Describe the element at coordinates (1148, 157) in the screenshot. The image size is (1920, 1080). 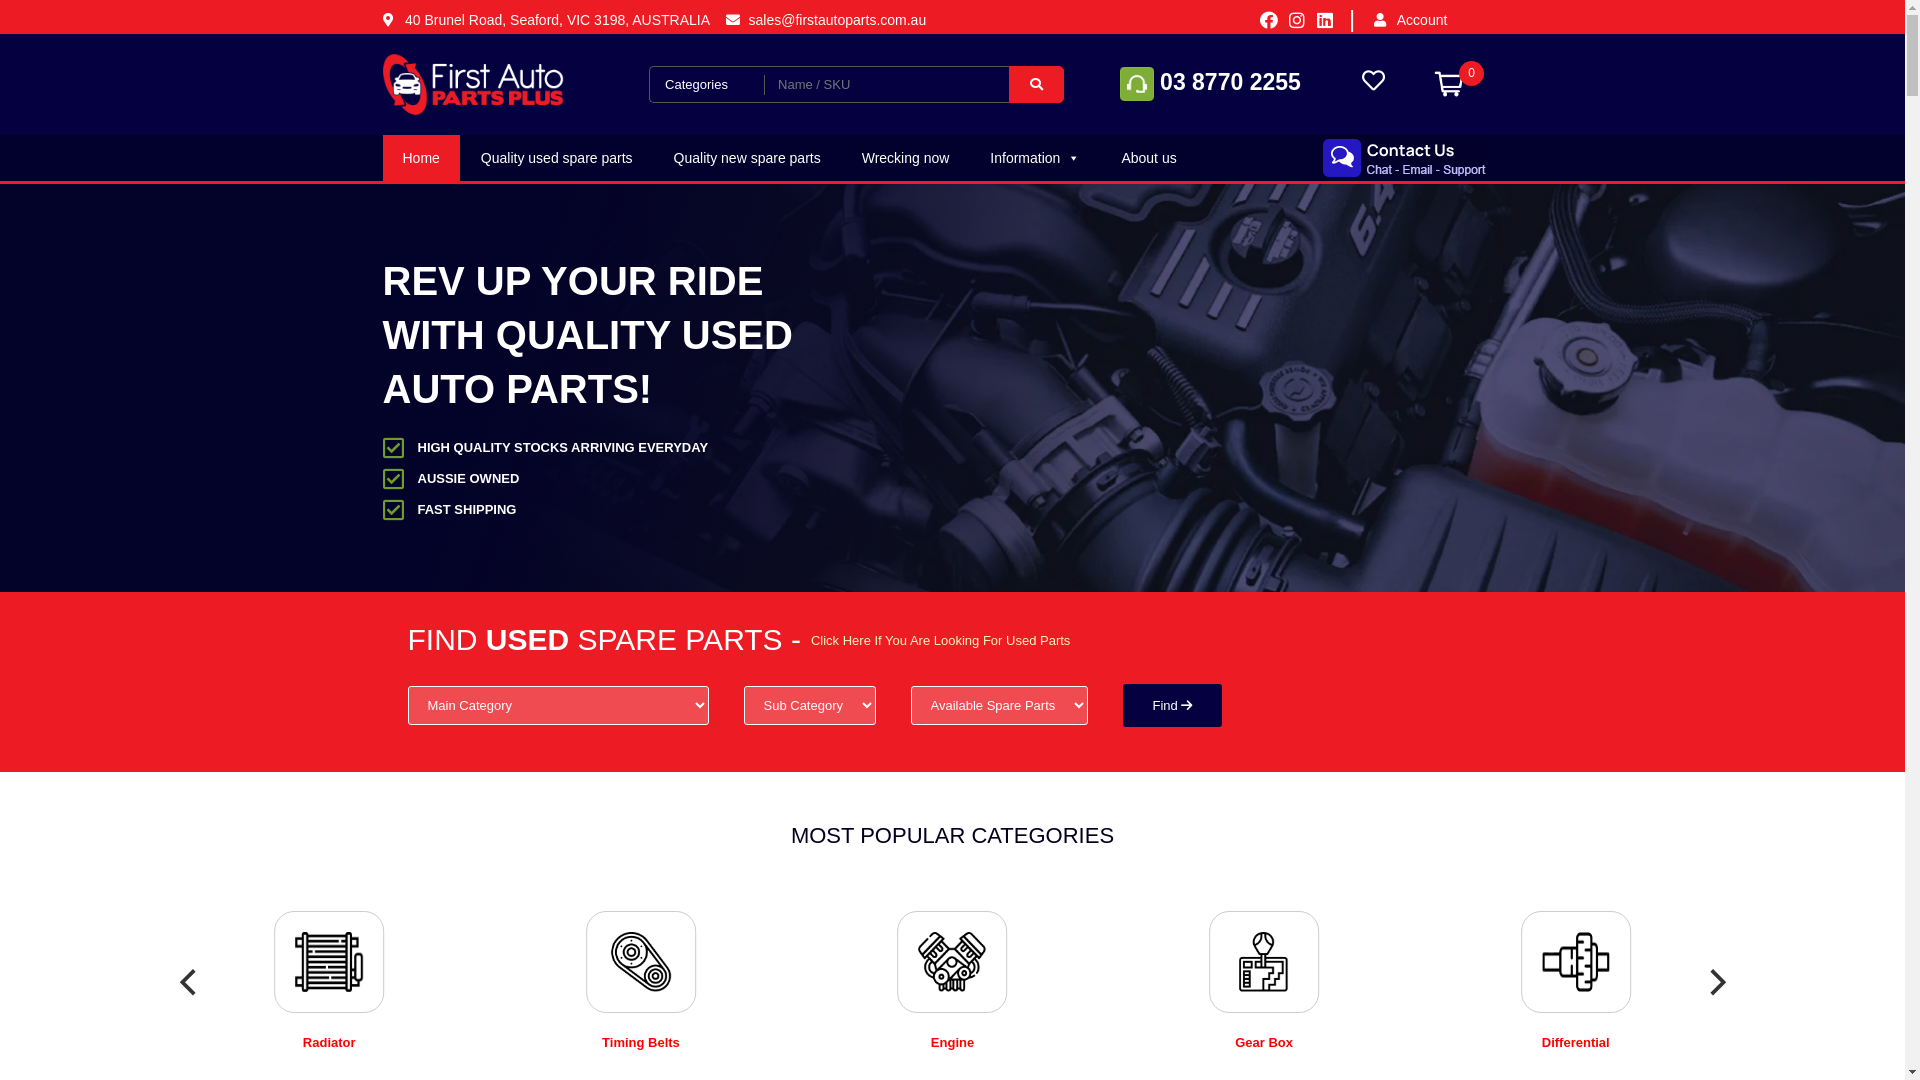
I see `'About us'` at that location.